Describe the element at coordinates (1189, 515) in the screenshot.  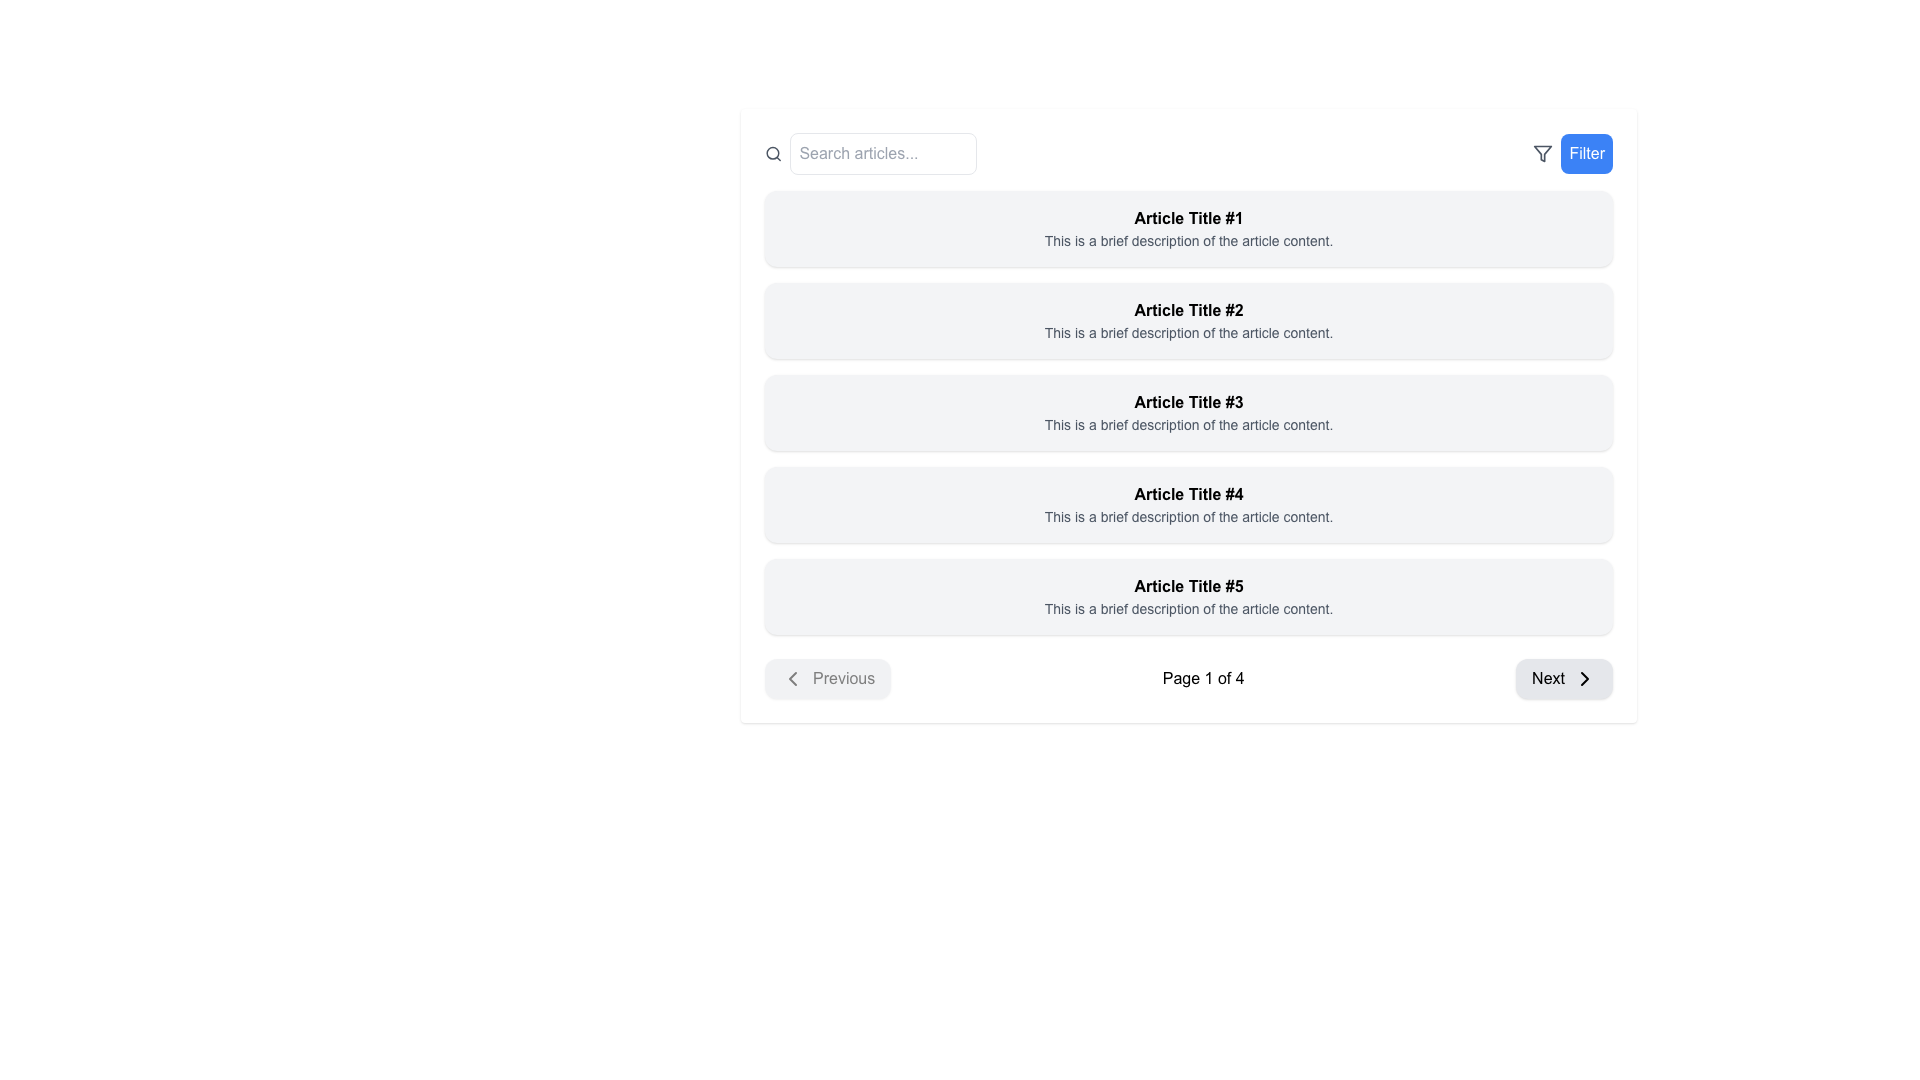
I see `the text area displaying 'This is a brief description of the article content.' which is positioned below 'Article Title #4'` at that location.